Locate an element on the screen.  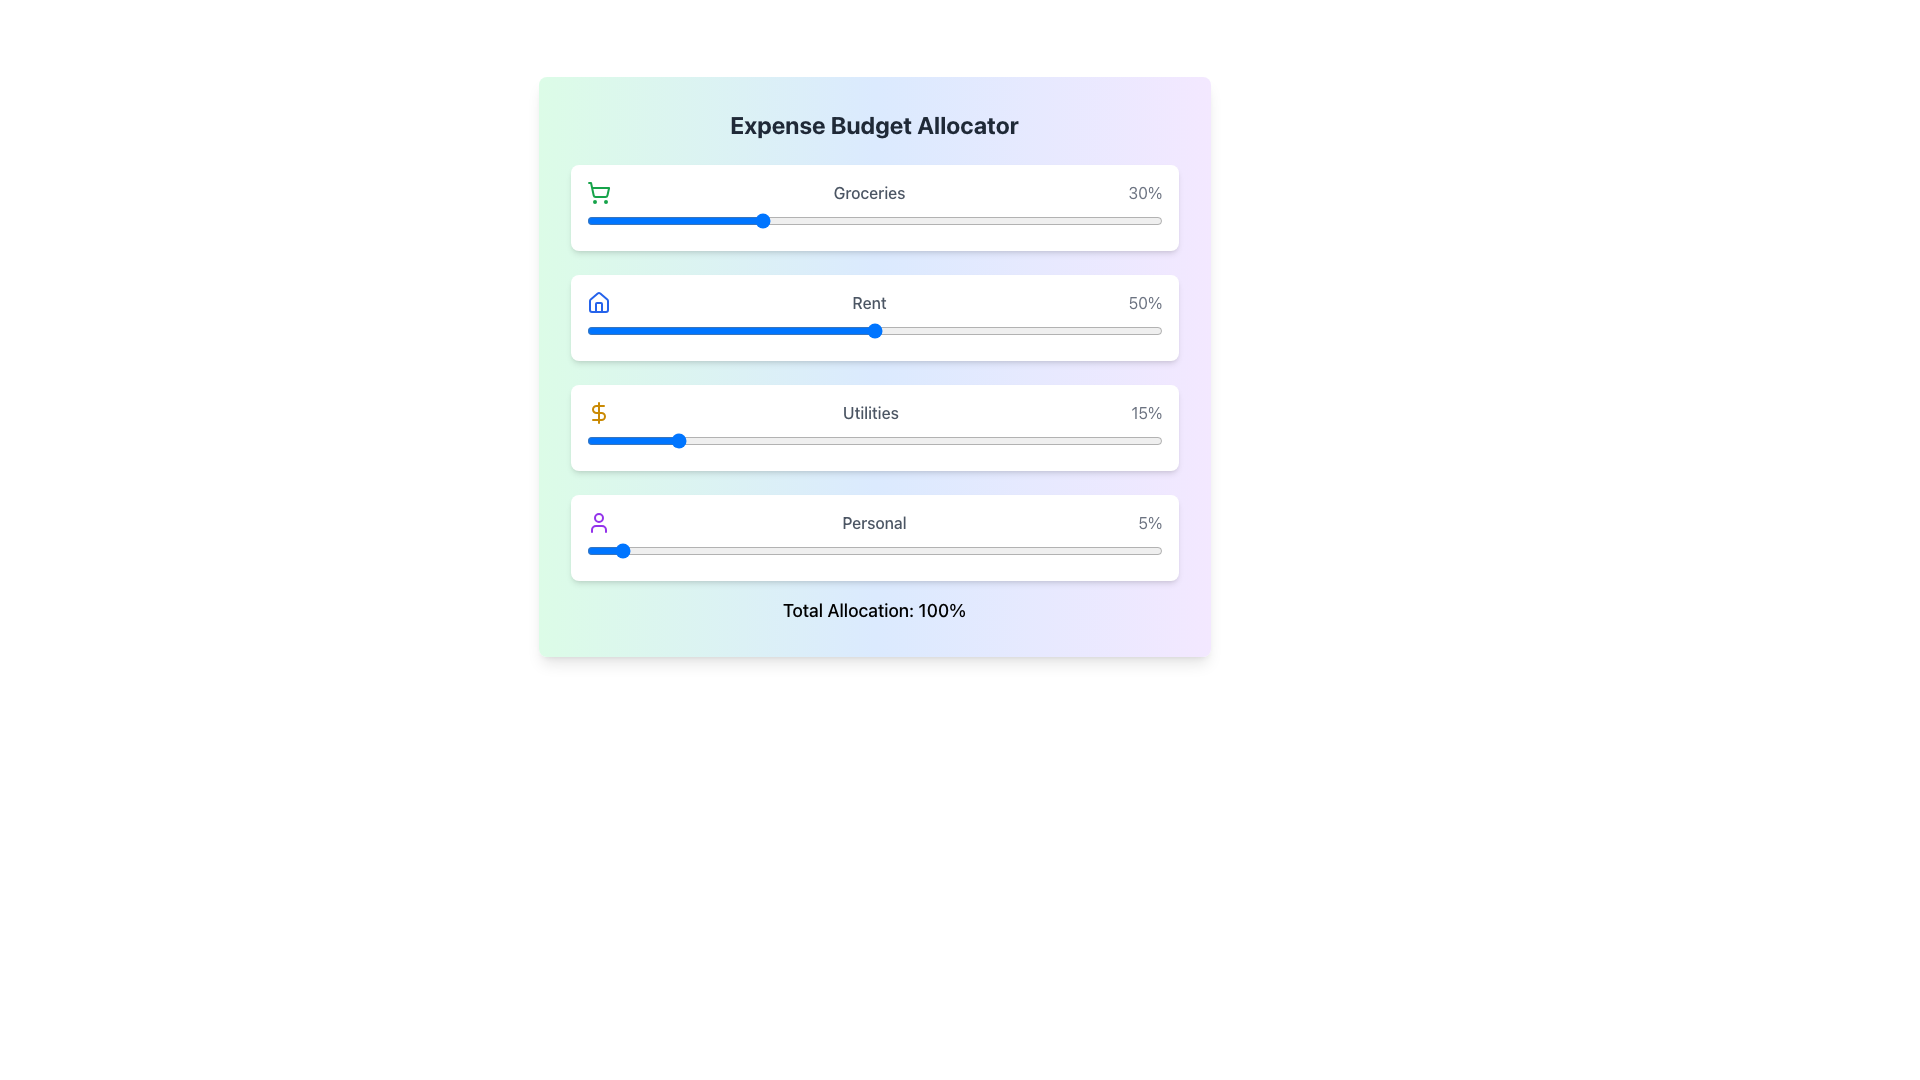
the Utilities slider is located at coordinates (1122, 439).